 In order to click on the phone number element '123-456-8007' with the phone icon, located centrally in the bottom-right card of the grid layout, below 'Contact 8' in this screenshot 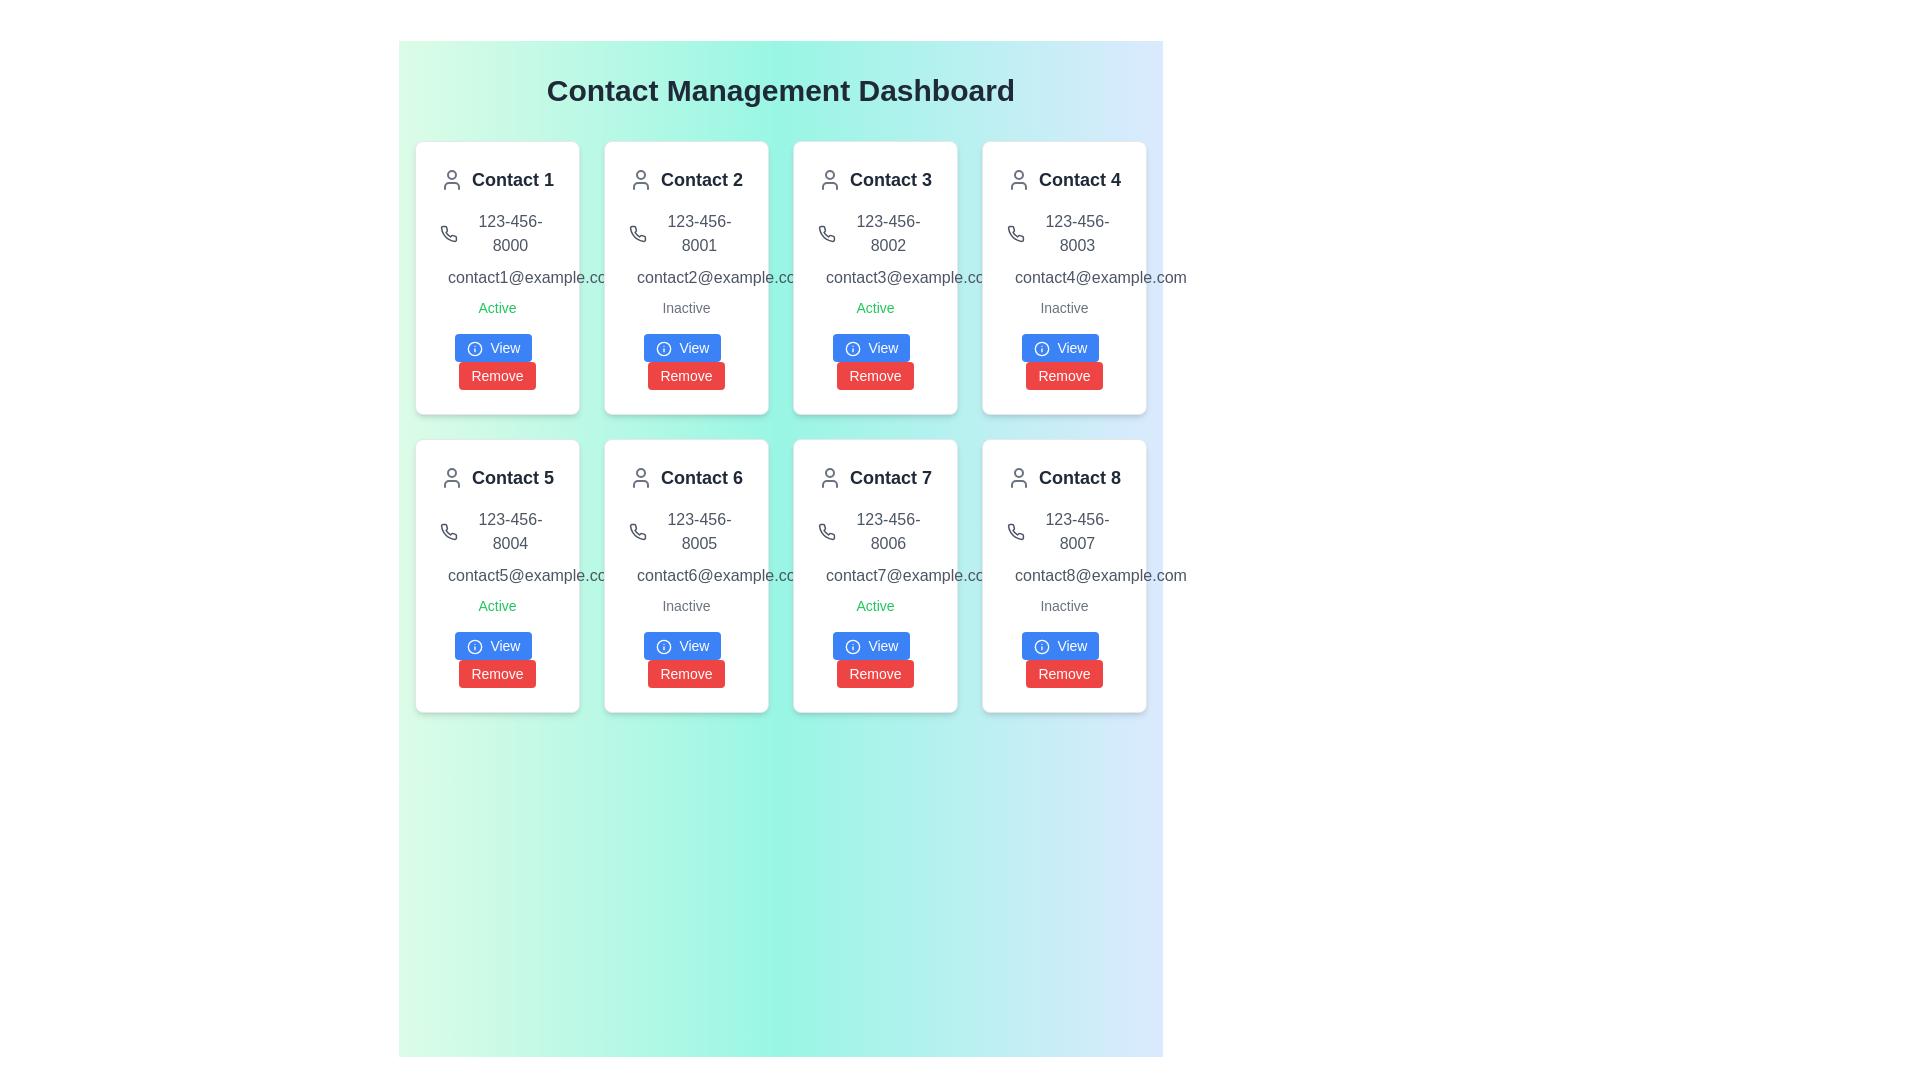, I will do `click(1063, 531)`.